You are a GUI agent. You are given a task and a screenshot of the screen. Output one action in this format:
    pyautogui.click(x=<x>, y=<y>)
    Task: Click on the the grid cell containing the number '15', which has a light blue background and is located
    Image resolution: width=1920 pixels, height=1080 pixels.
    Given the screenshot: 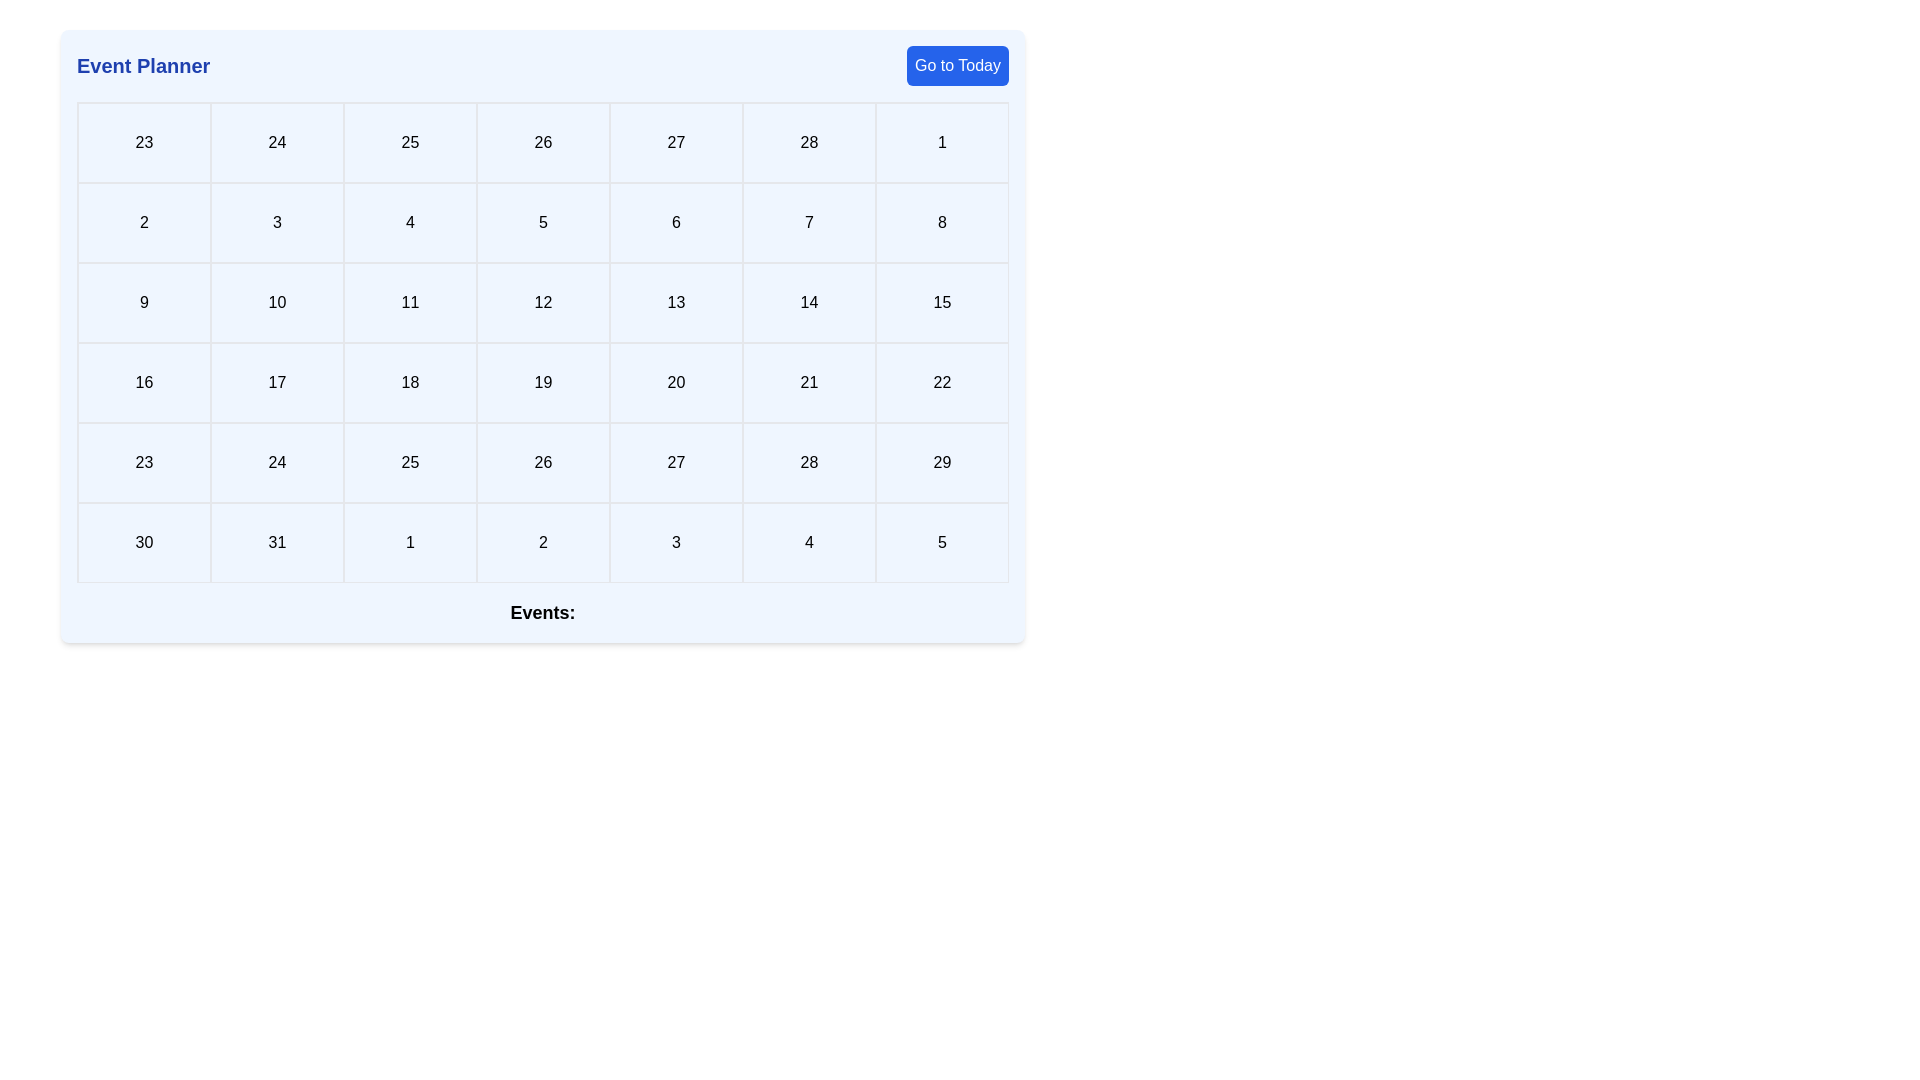 What is the action you would take?
    pyautogui.click(x=941, y=303)
    